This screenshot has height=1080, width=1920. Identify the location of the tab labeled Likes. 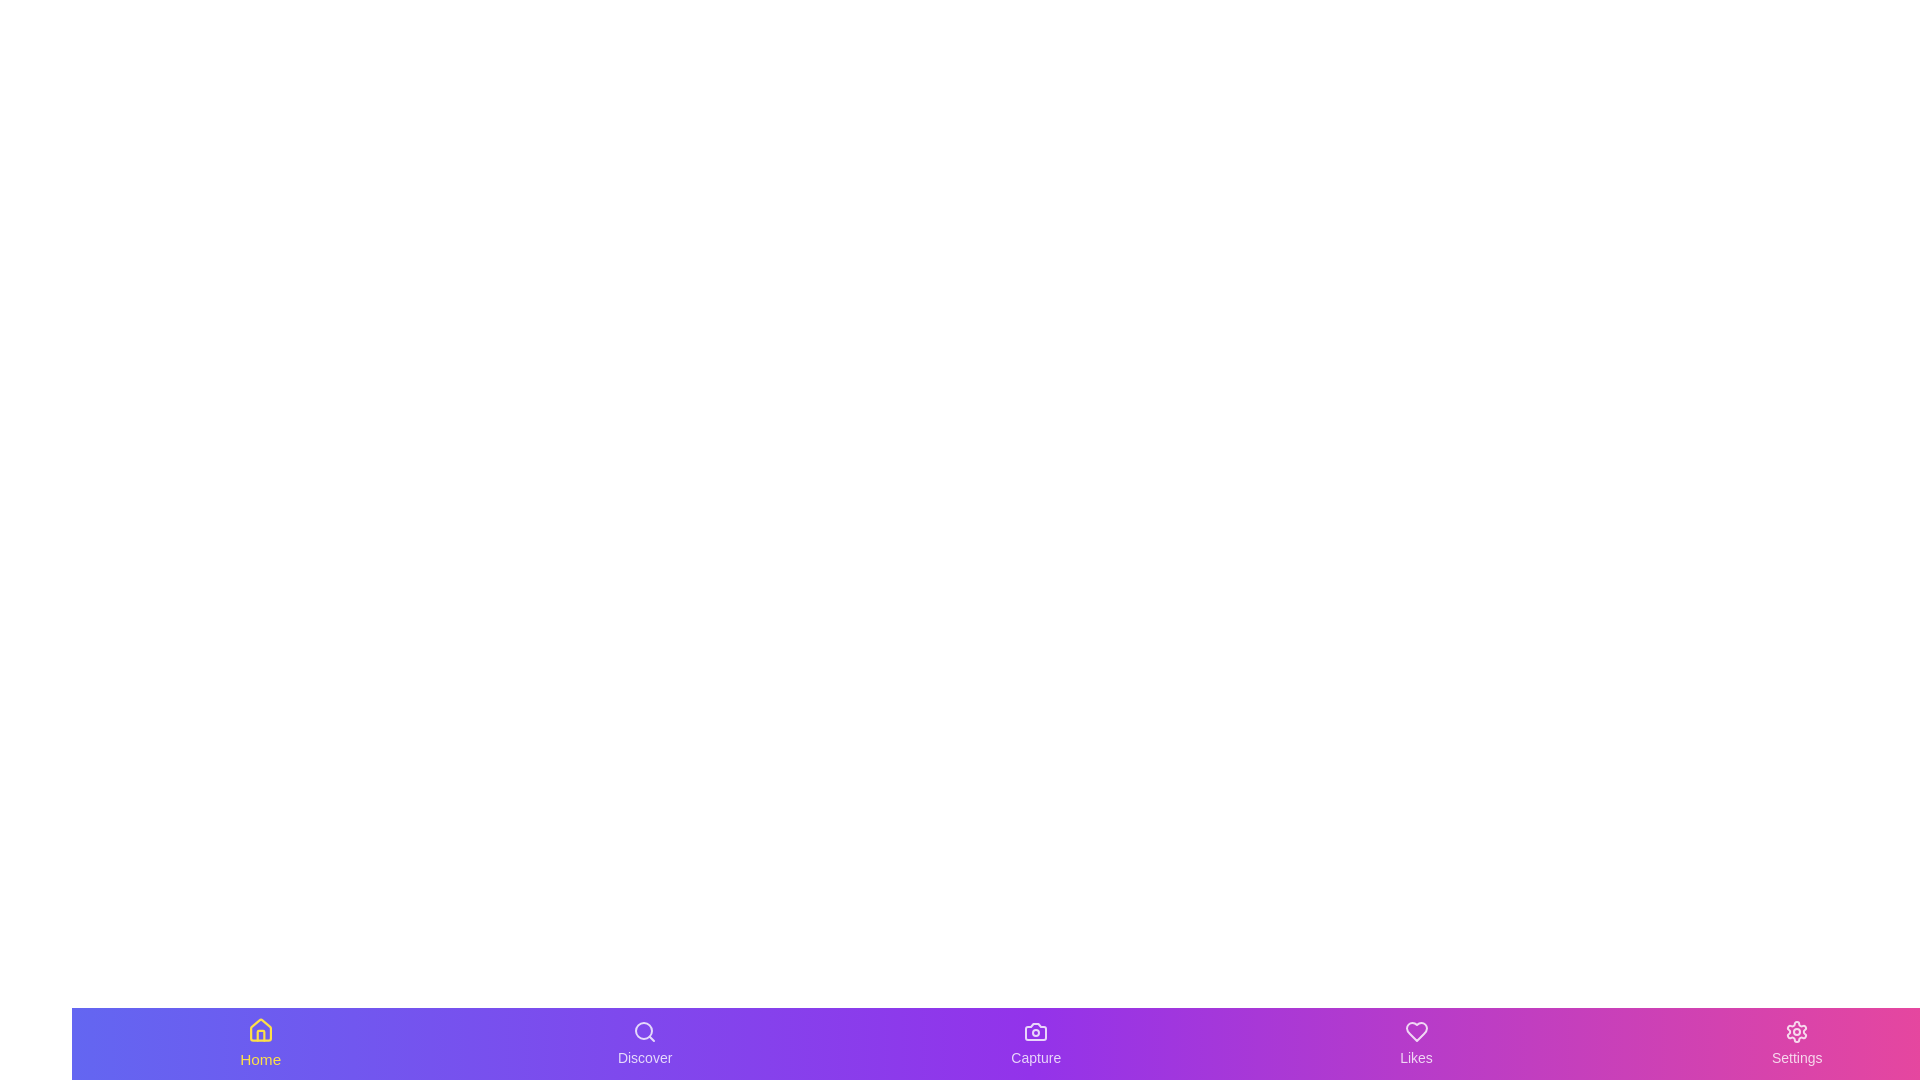
(1415, 1043).